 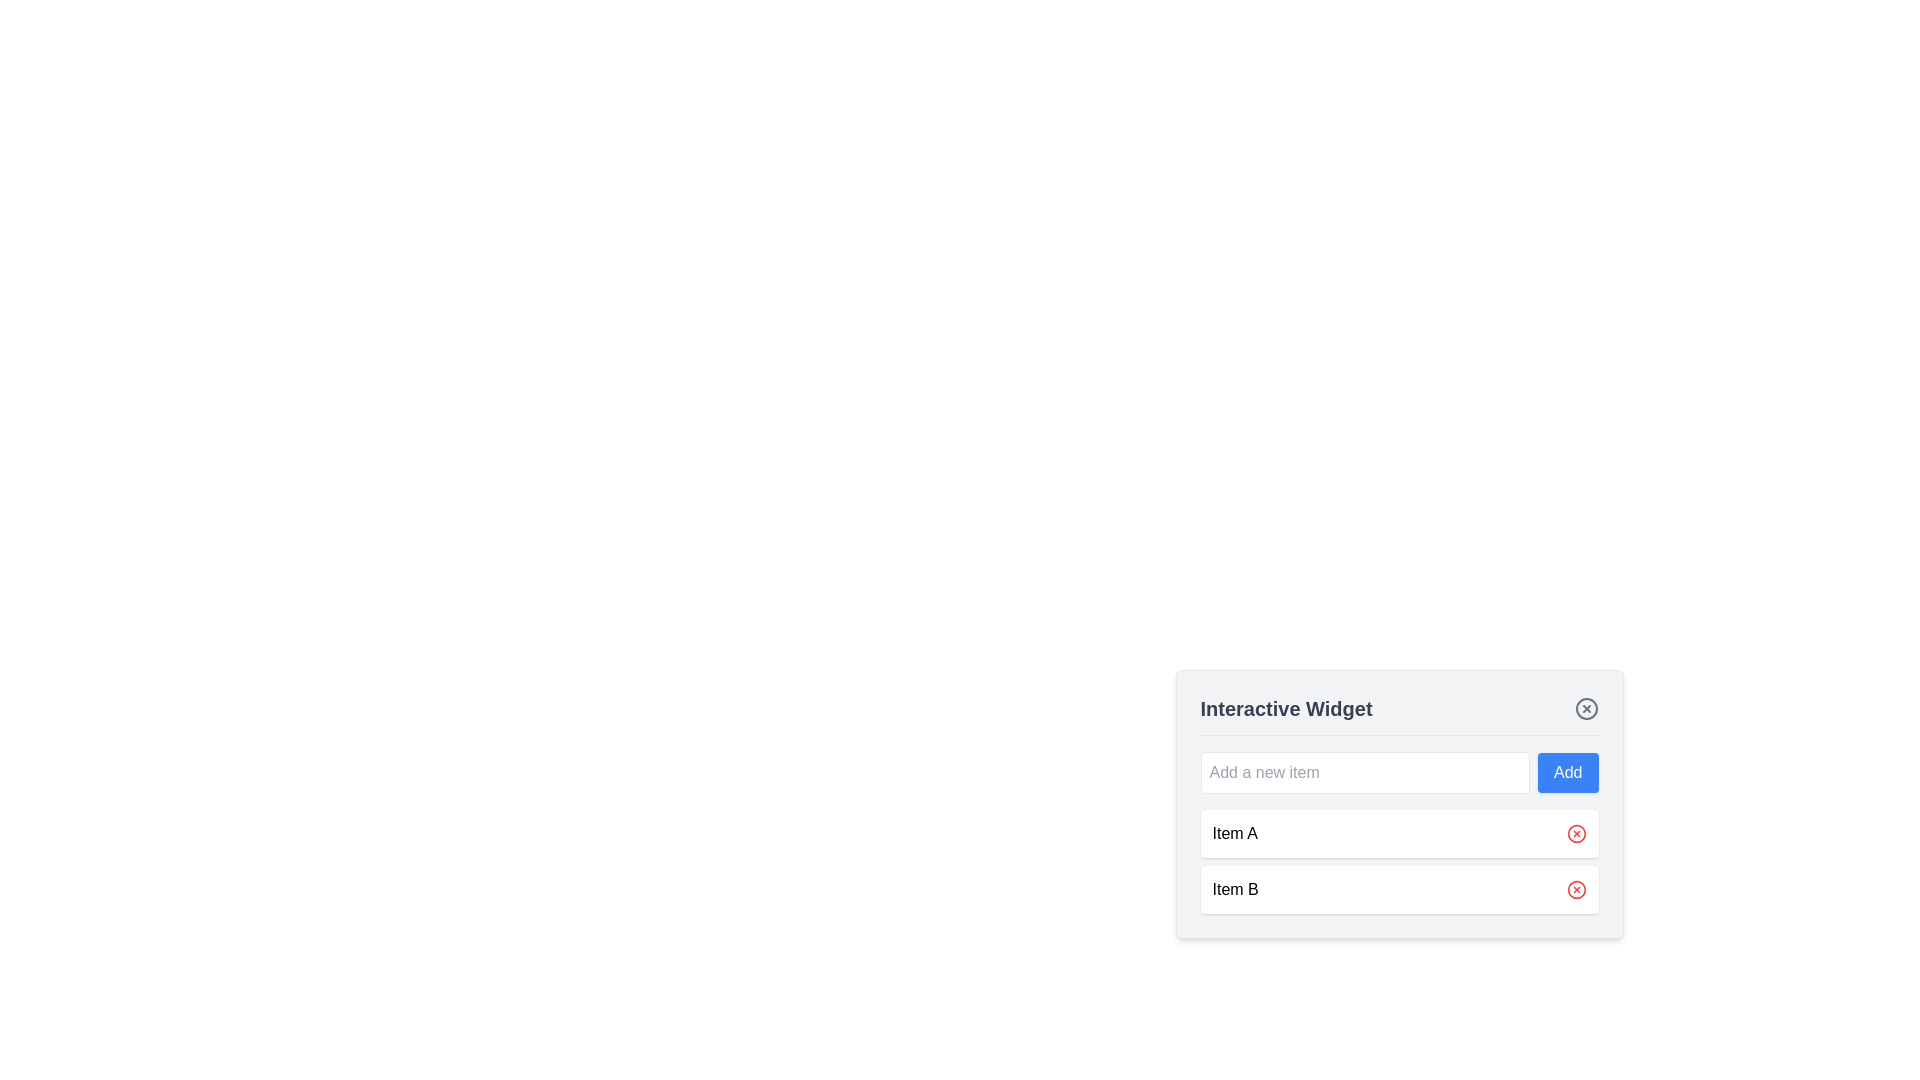 What do you see at coordinates (1585, 708) in the screenshot?
I see `the close button located at the top-right corner of the 'Interactive Widget' panel for keyboard interaction` at bounding box center [1585, 708].